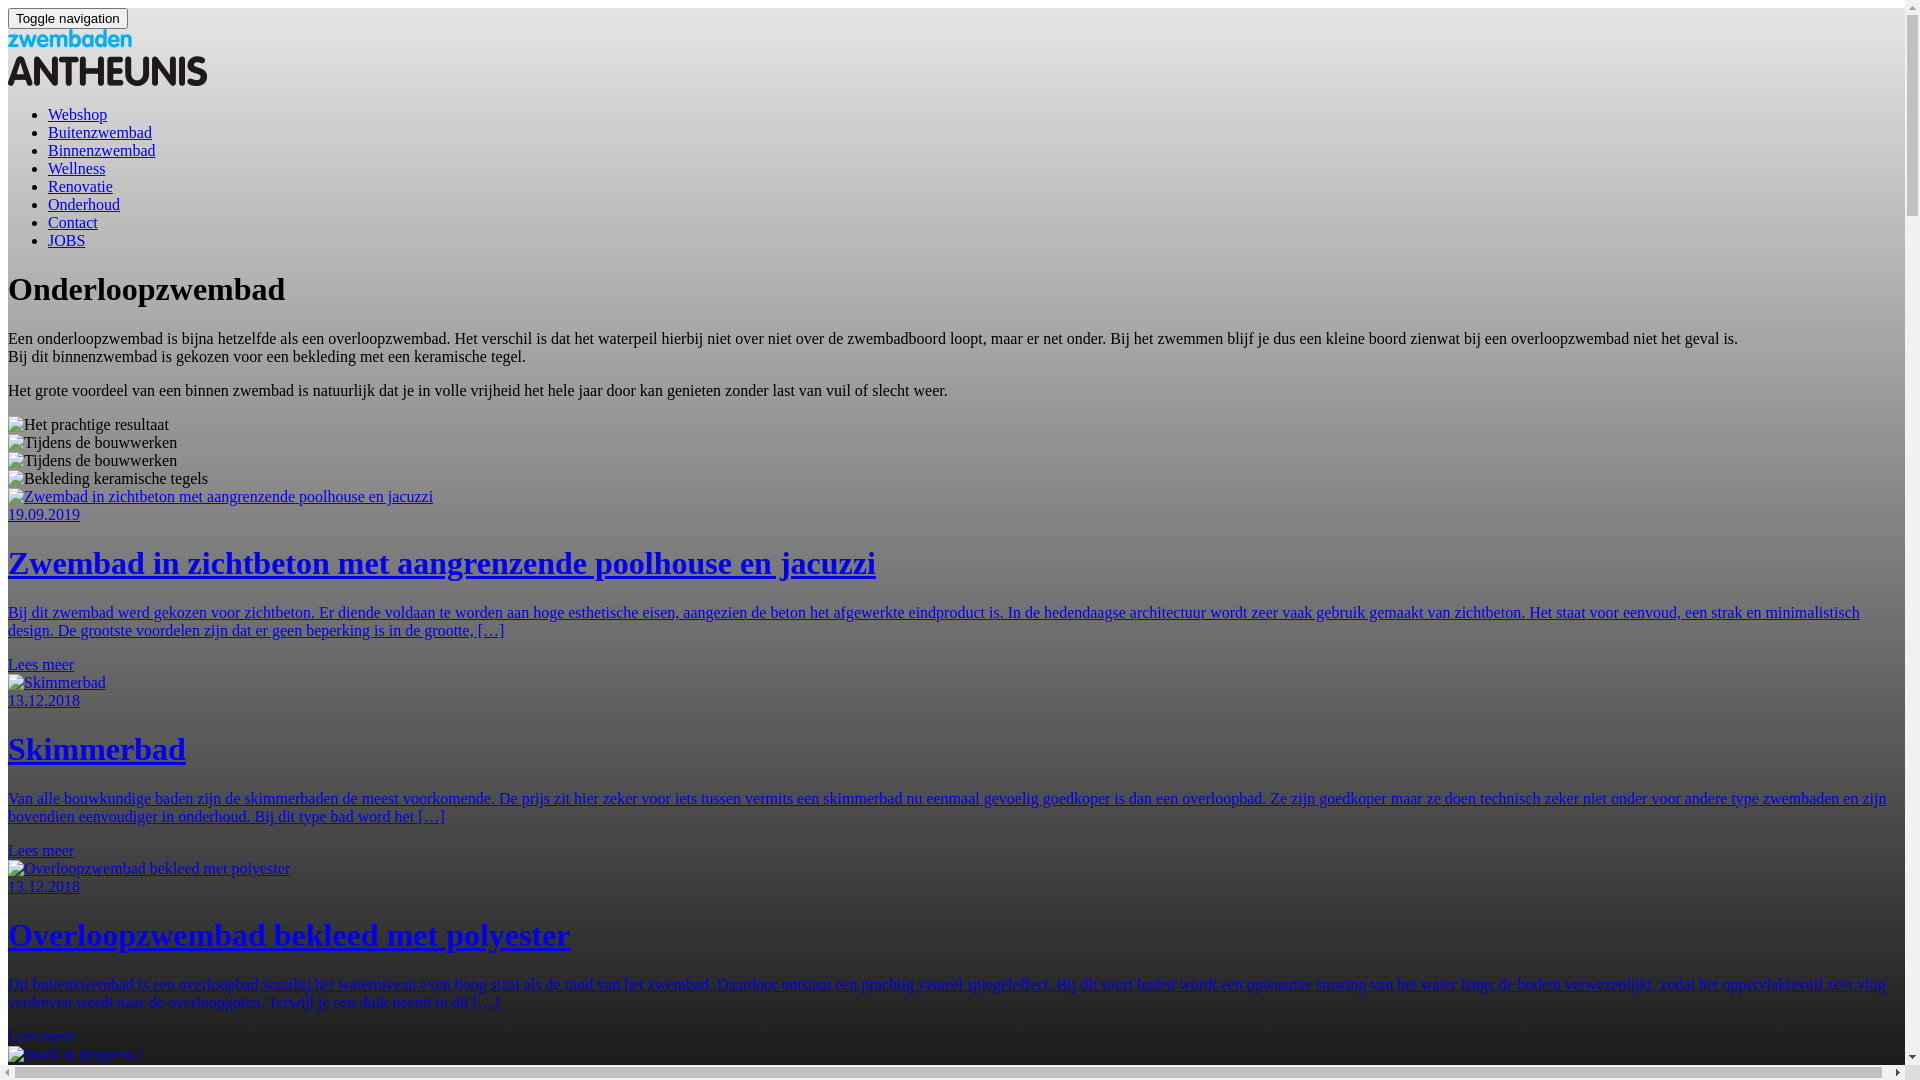 The height and width of the screenshot is (1080, 1920). I want to click on 'Lees meer', so click(41, 850).